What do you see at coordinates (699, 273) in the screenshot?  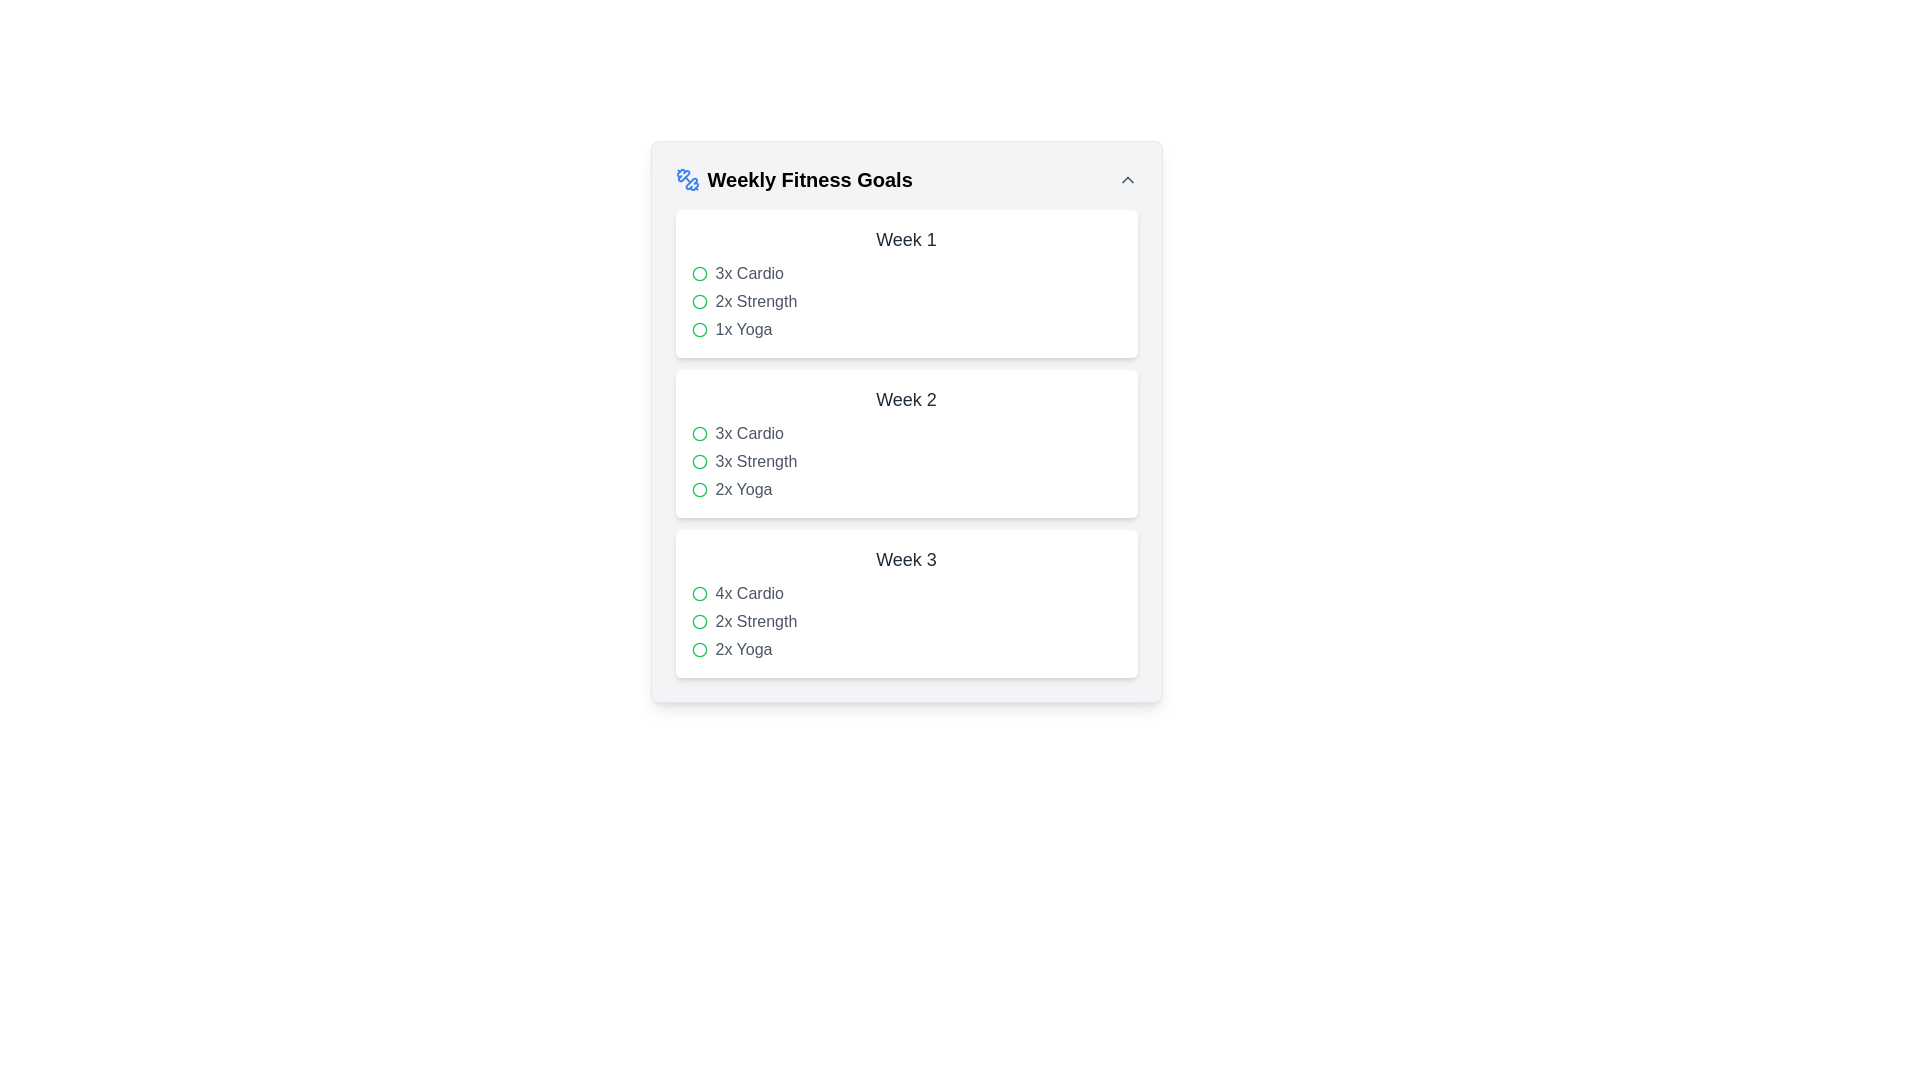 I see `the green circular icon indicating completion located next to the text '3x Cardio' in the 'Week 1' section` at bounding box center [699, 273].